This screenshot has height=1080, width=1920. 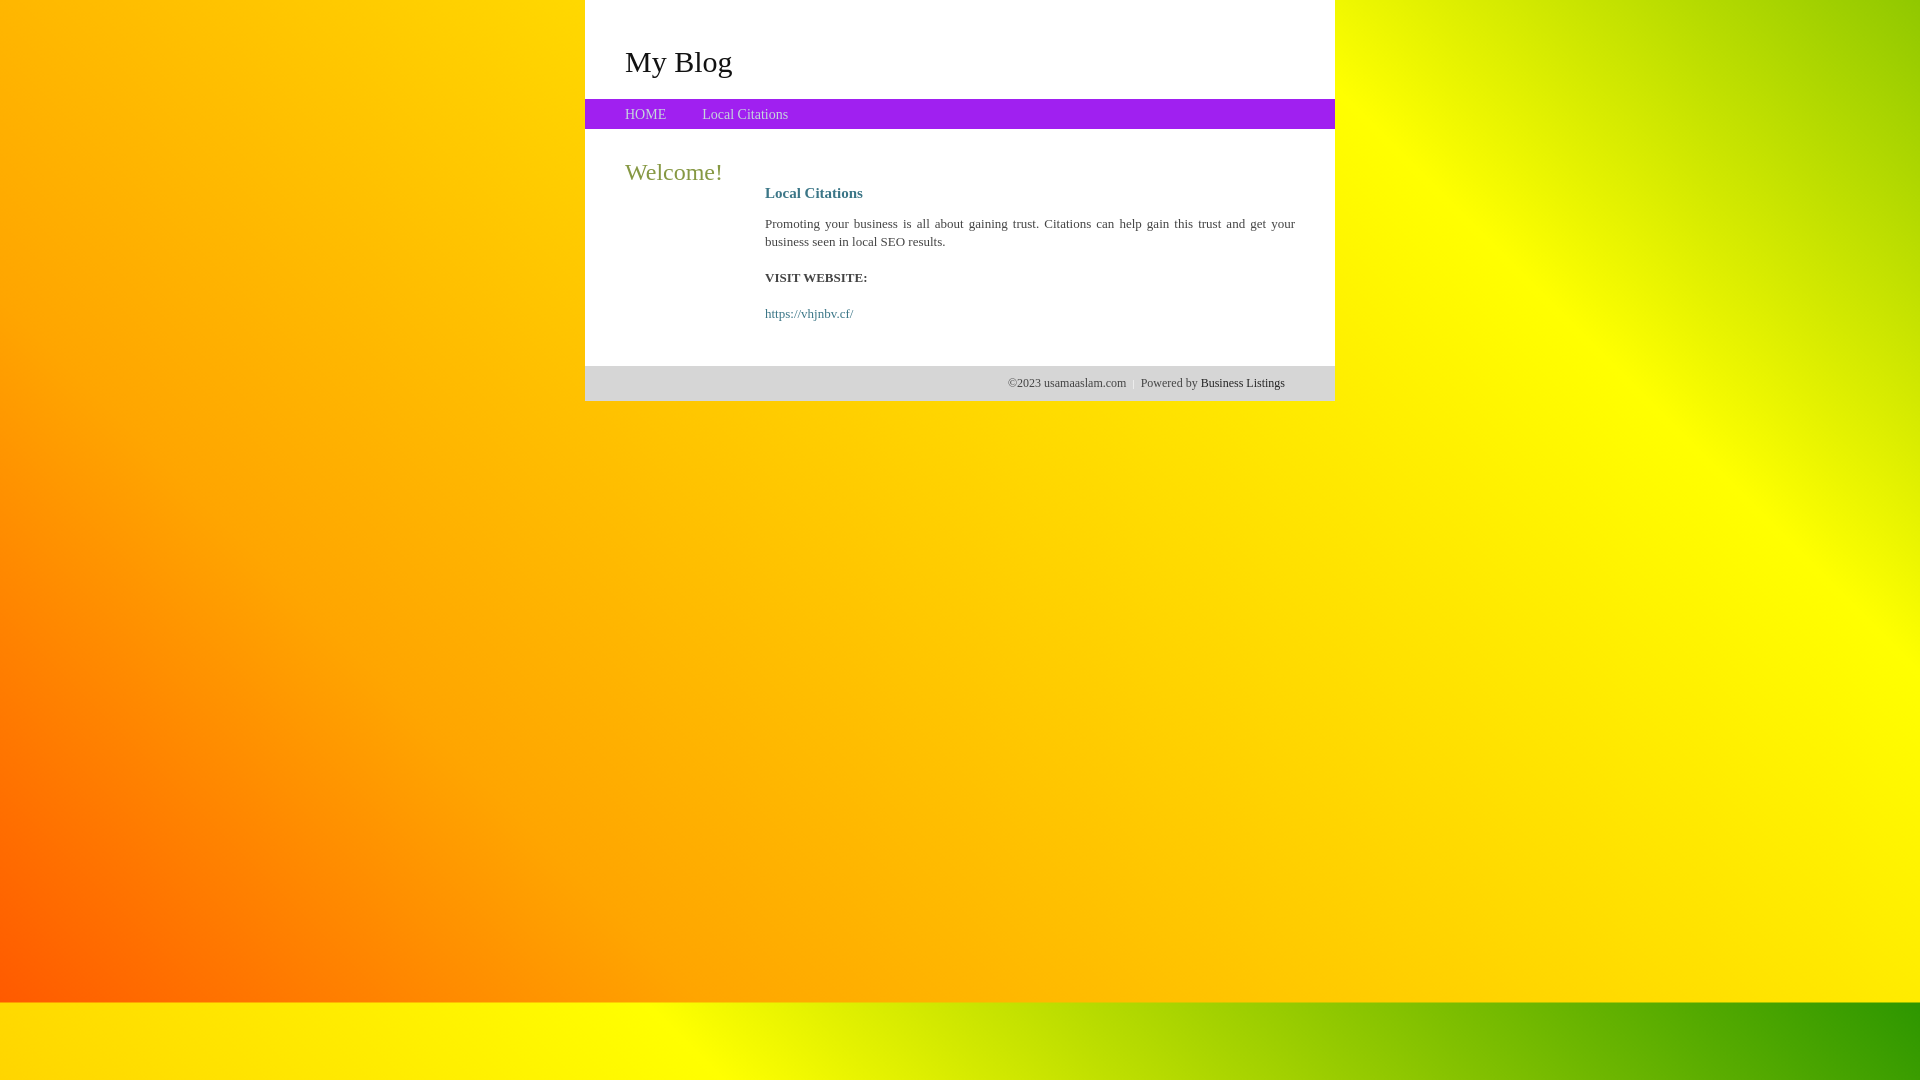 I want to click on 'https://vhjnbv.cf/', so click(x=809, y=313).